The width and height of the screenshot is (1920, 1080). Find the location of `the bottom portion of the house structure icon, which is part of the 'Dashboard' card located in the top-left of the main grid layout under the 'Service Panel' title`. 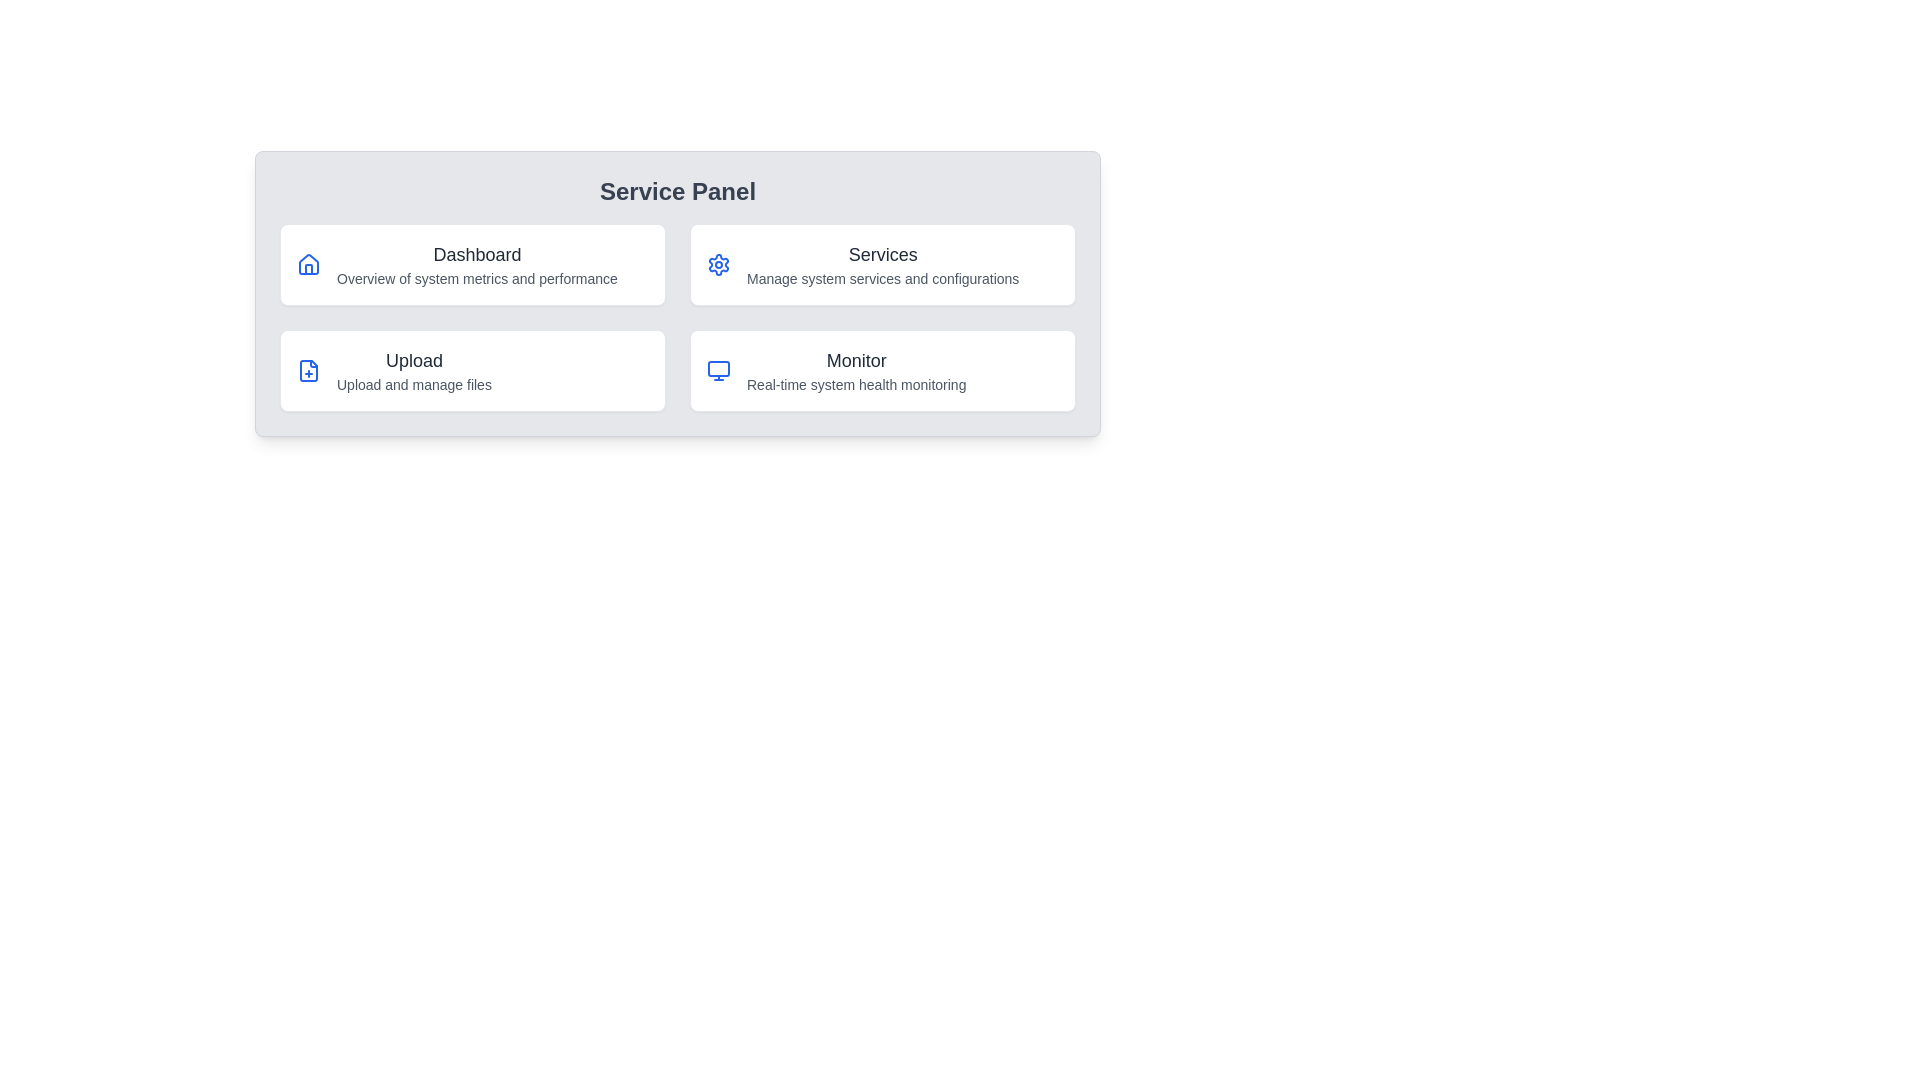

the bottom portion of the house structure icon, which is part of the 'Dashboard' card located in the top-left of the main grid layout under the 'Service Panel' title is located at coordinates (307, 268).